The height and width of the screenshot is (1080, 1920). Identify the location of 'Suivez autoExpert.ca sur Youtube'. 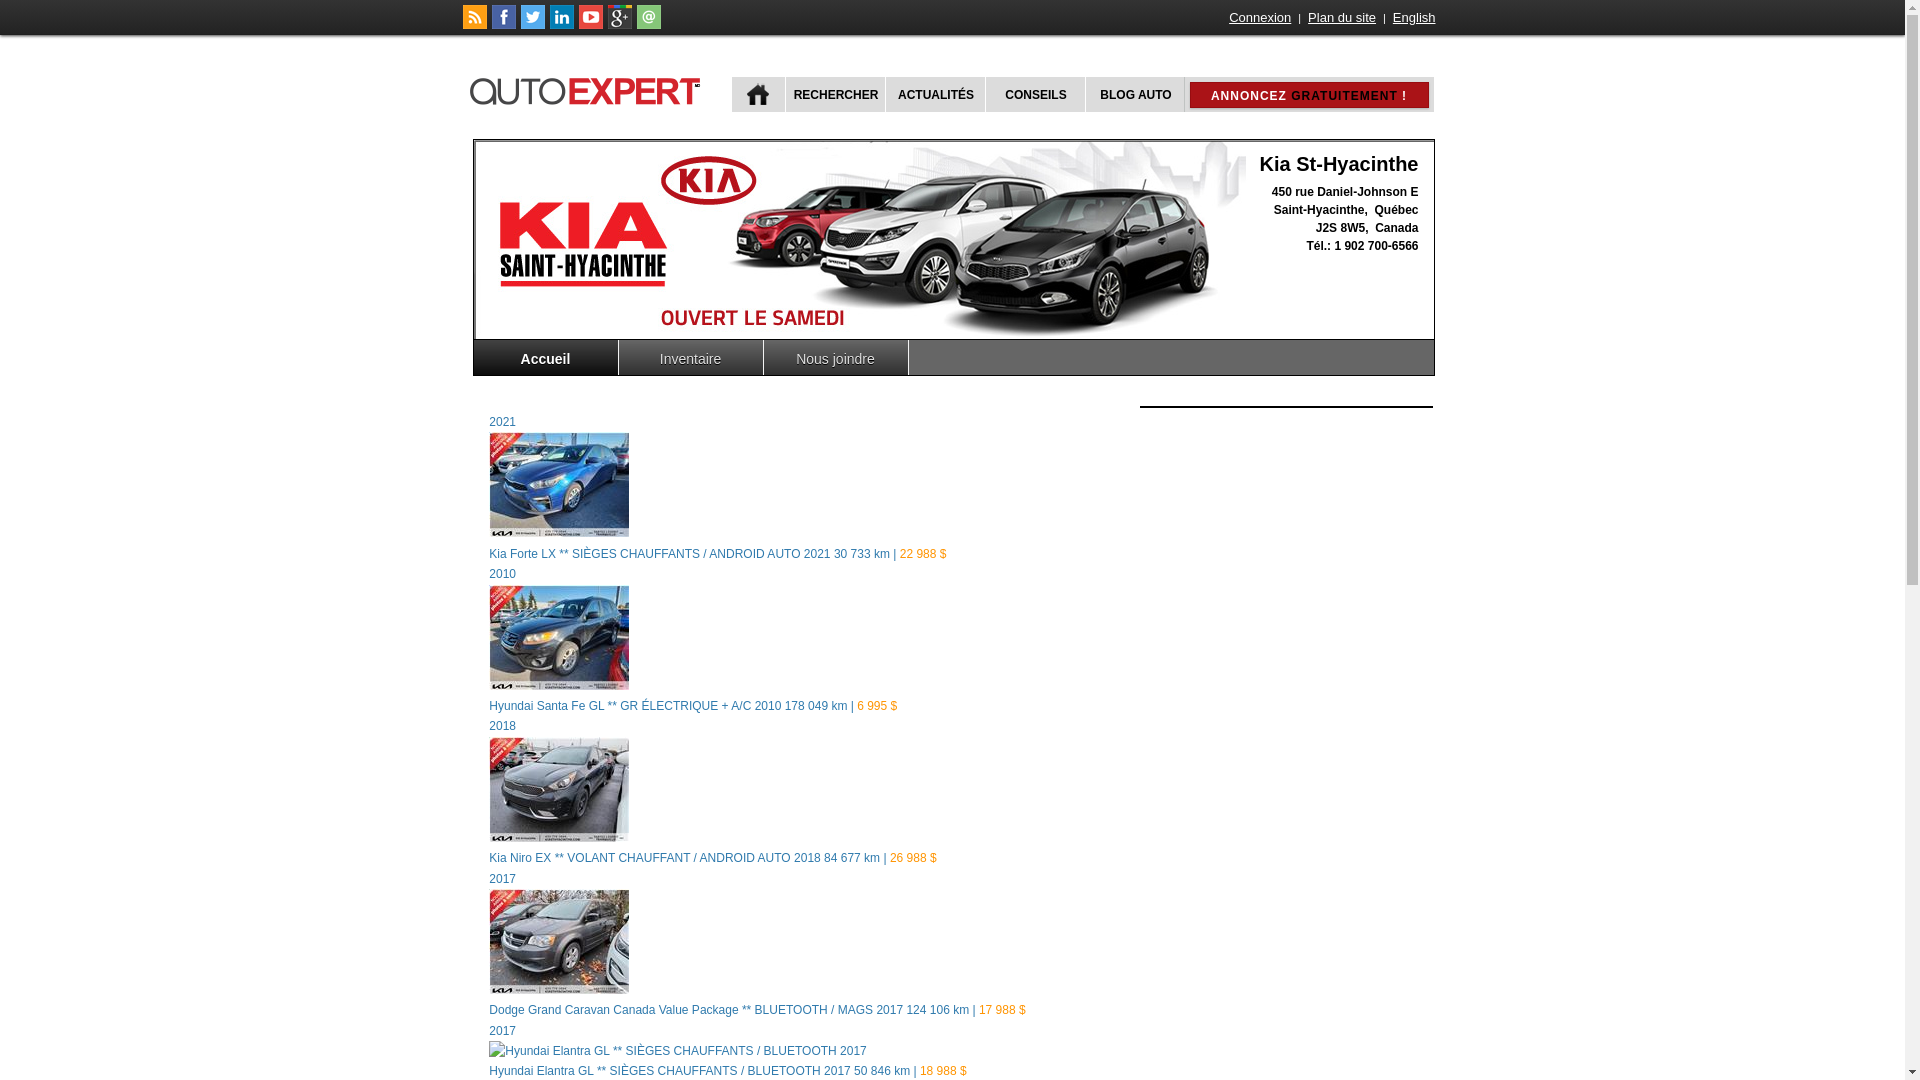
(576, 24).